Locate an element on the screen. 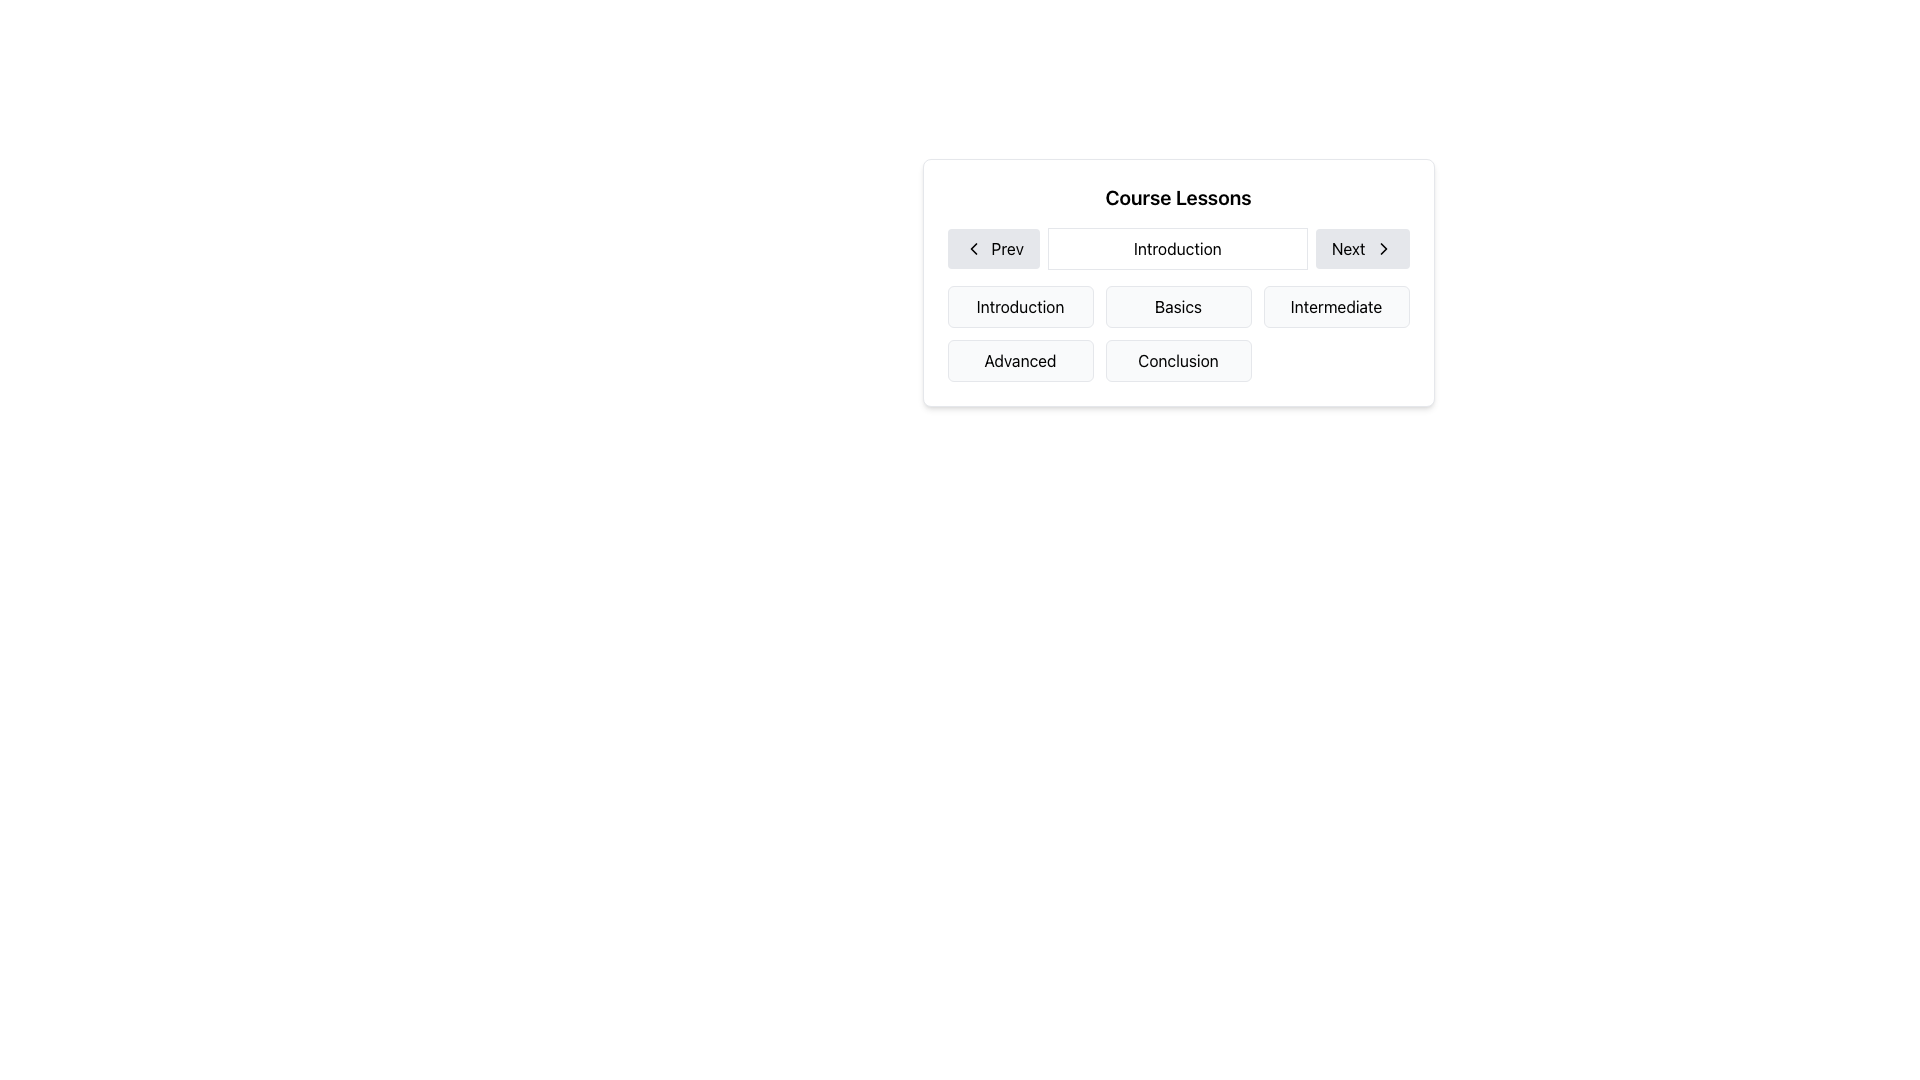 The width and height of the screenshot is (1920, 1080). the 'Previous' text label within the navigation bar is located at coordinates (1007, 248).